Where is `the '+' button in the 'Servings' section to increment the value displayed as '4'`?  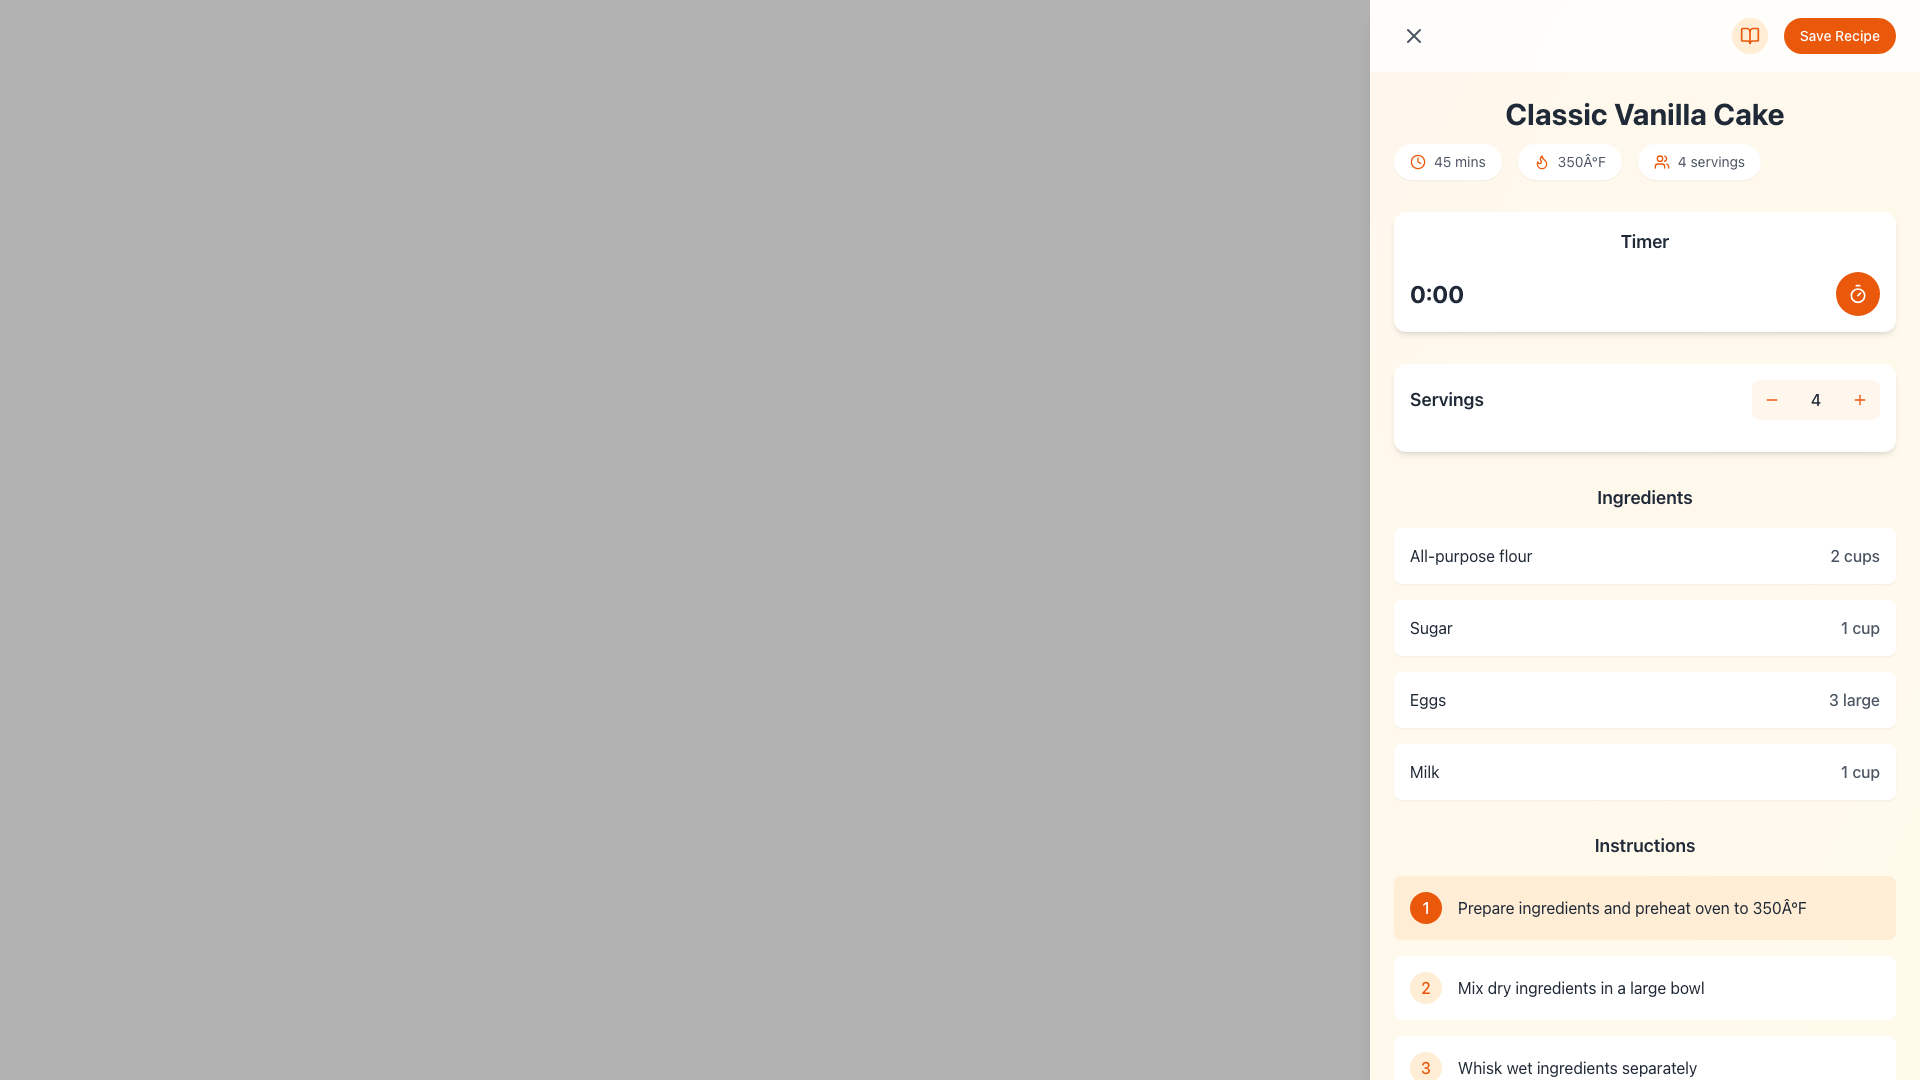
the '+' button in the 'Servings' section to increment the value displayed as '4' is located at coordinates (1859, 400).